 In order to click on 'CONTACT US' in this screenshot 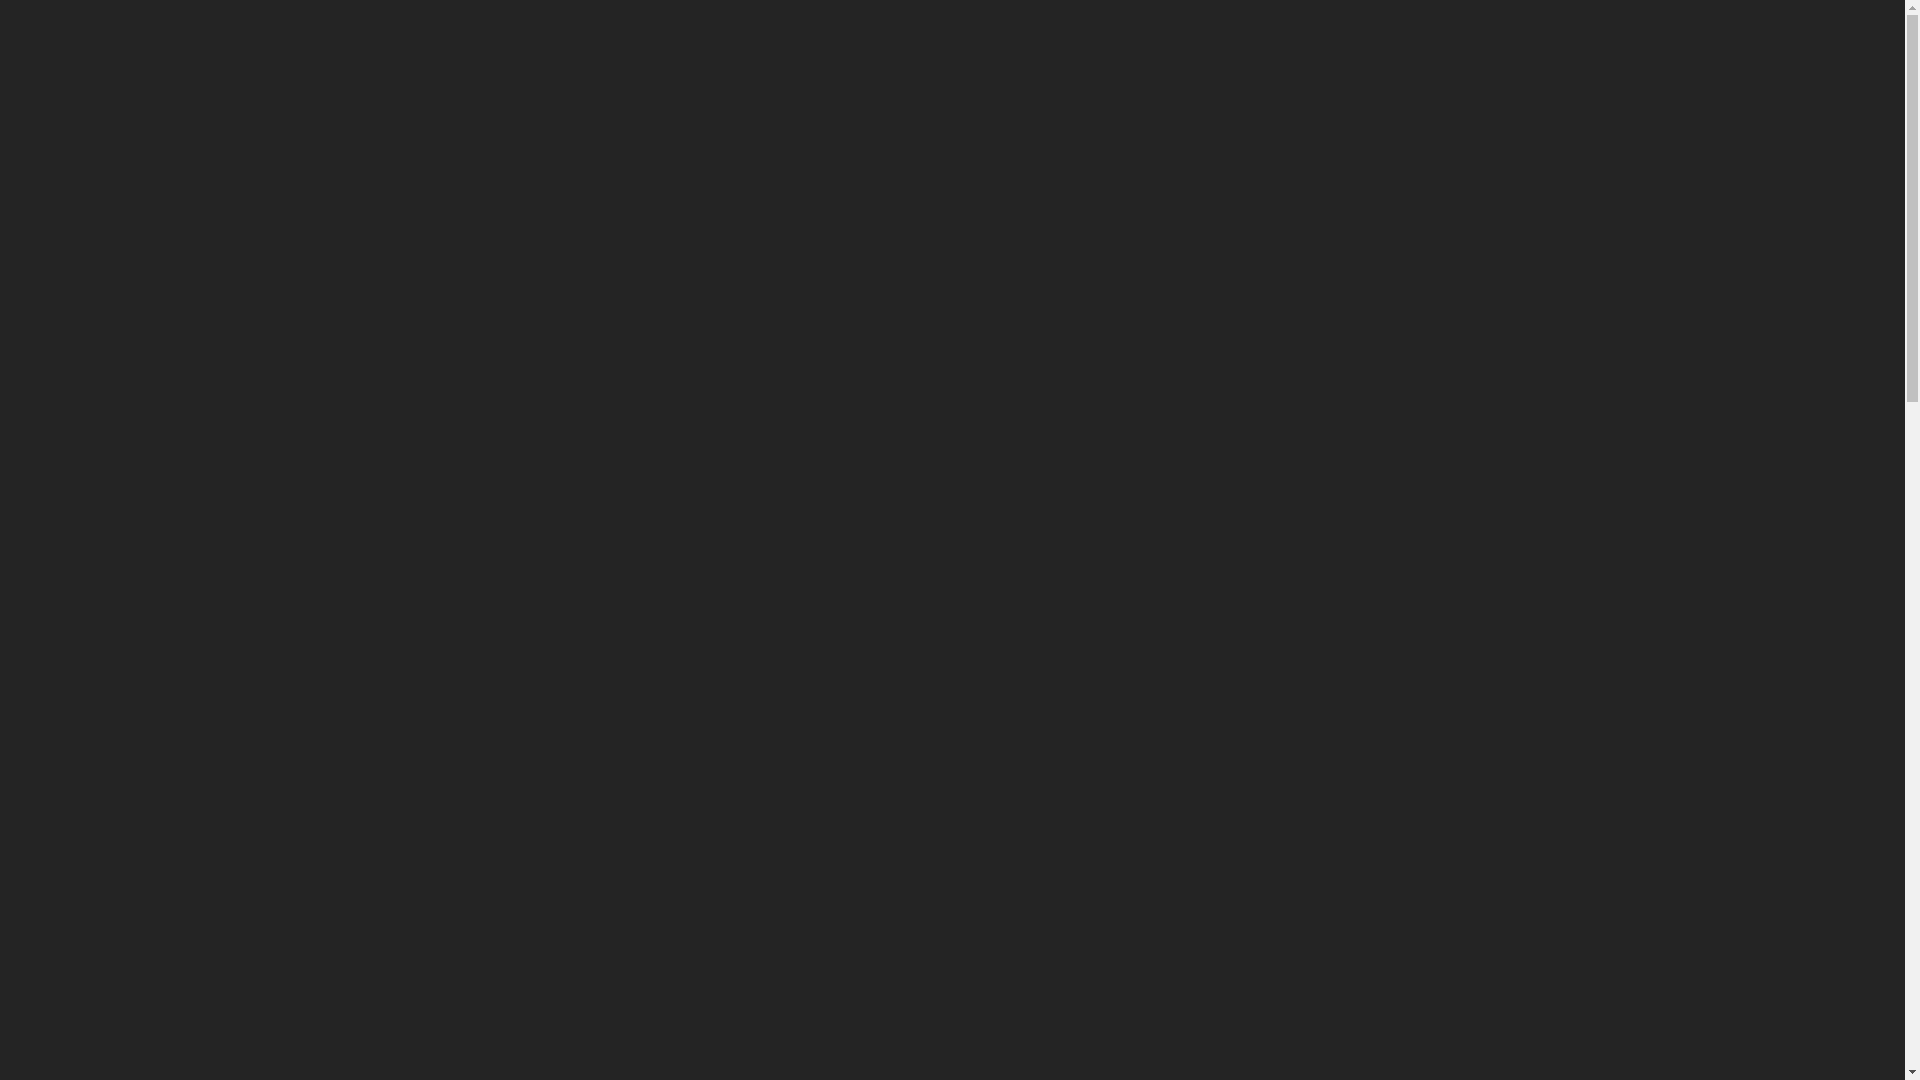, I will do `click(951, 639)`.